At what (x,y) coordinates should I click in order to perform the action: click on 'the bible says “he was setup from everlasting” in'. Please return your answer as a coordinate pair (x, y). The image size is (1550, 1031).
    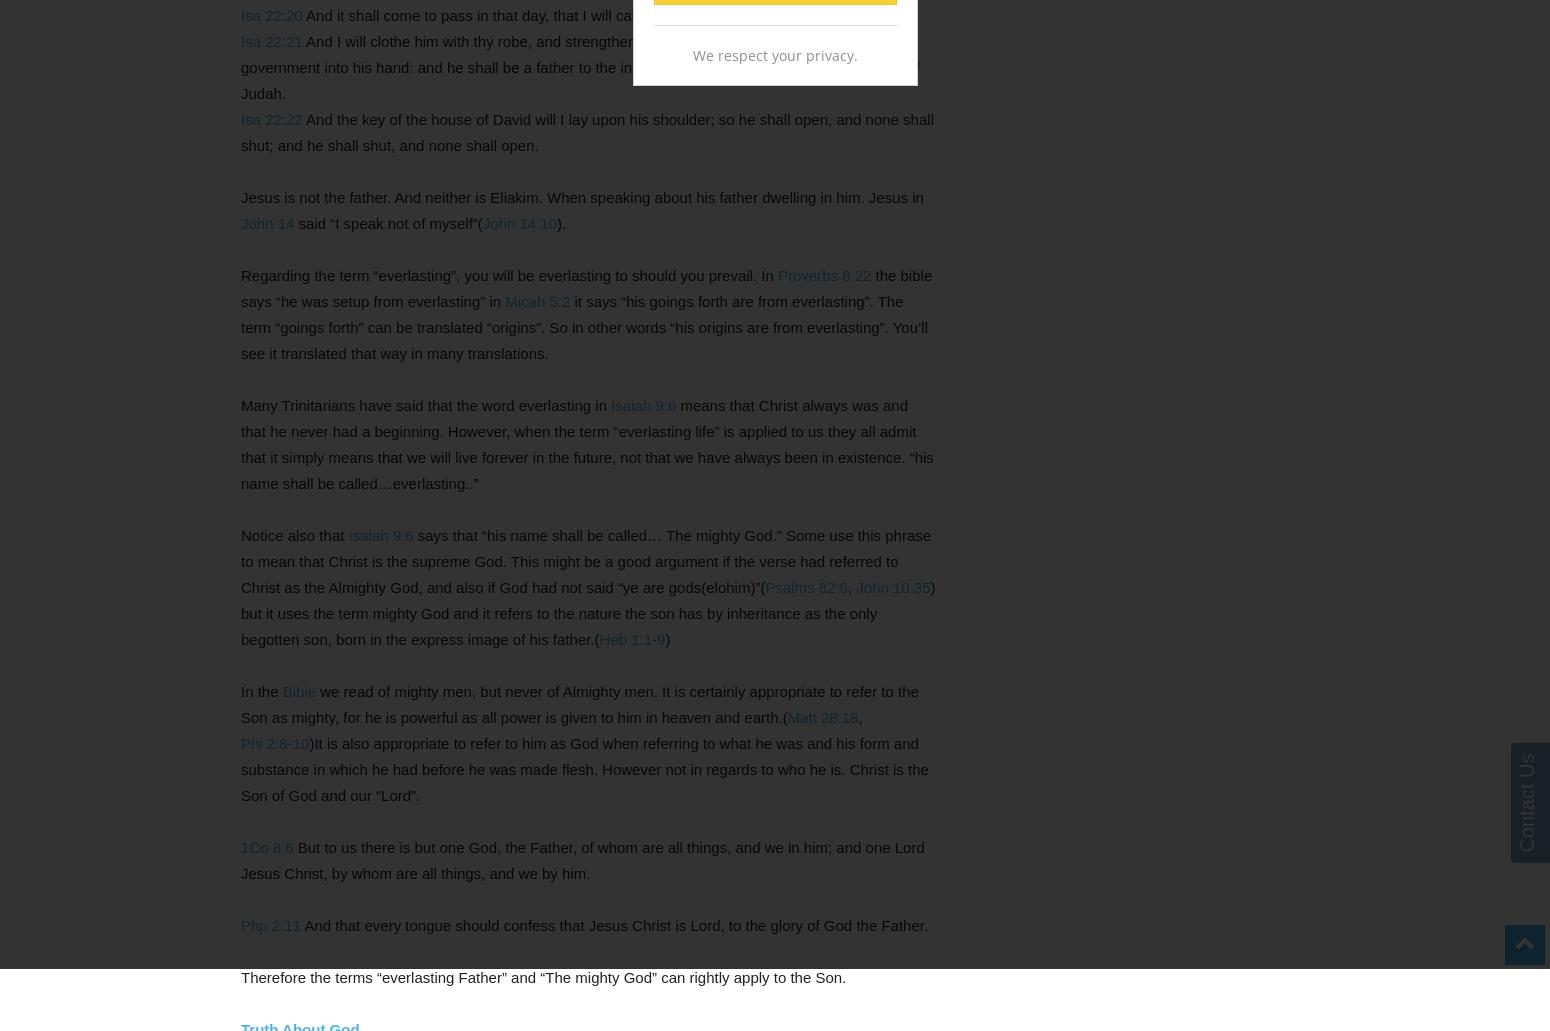
    Looking at the image, I should click on (586, 288).